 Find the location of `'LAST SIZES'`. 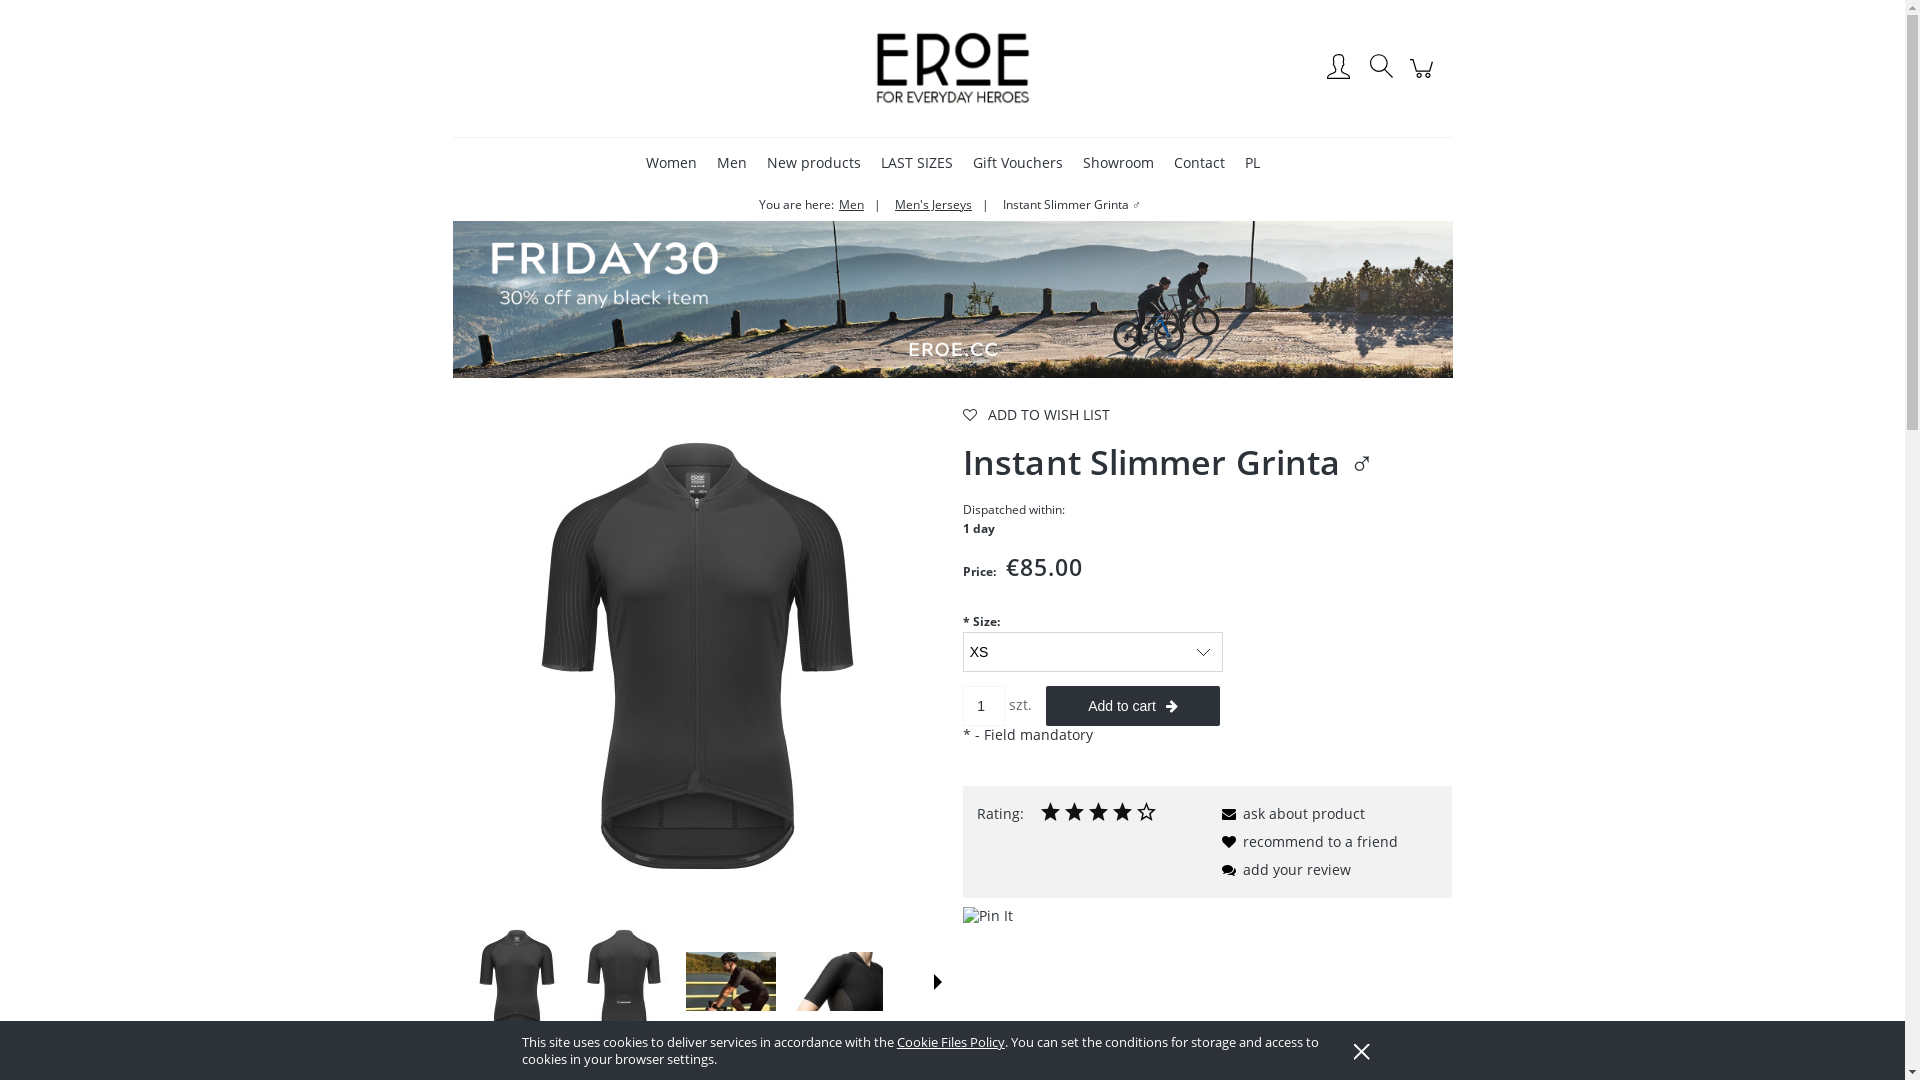

'LAST SIZES' is located at coordinates (872, 161).